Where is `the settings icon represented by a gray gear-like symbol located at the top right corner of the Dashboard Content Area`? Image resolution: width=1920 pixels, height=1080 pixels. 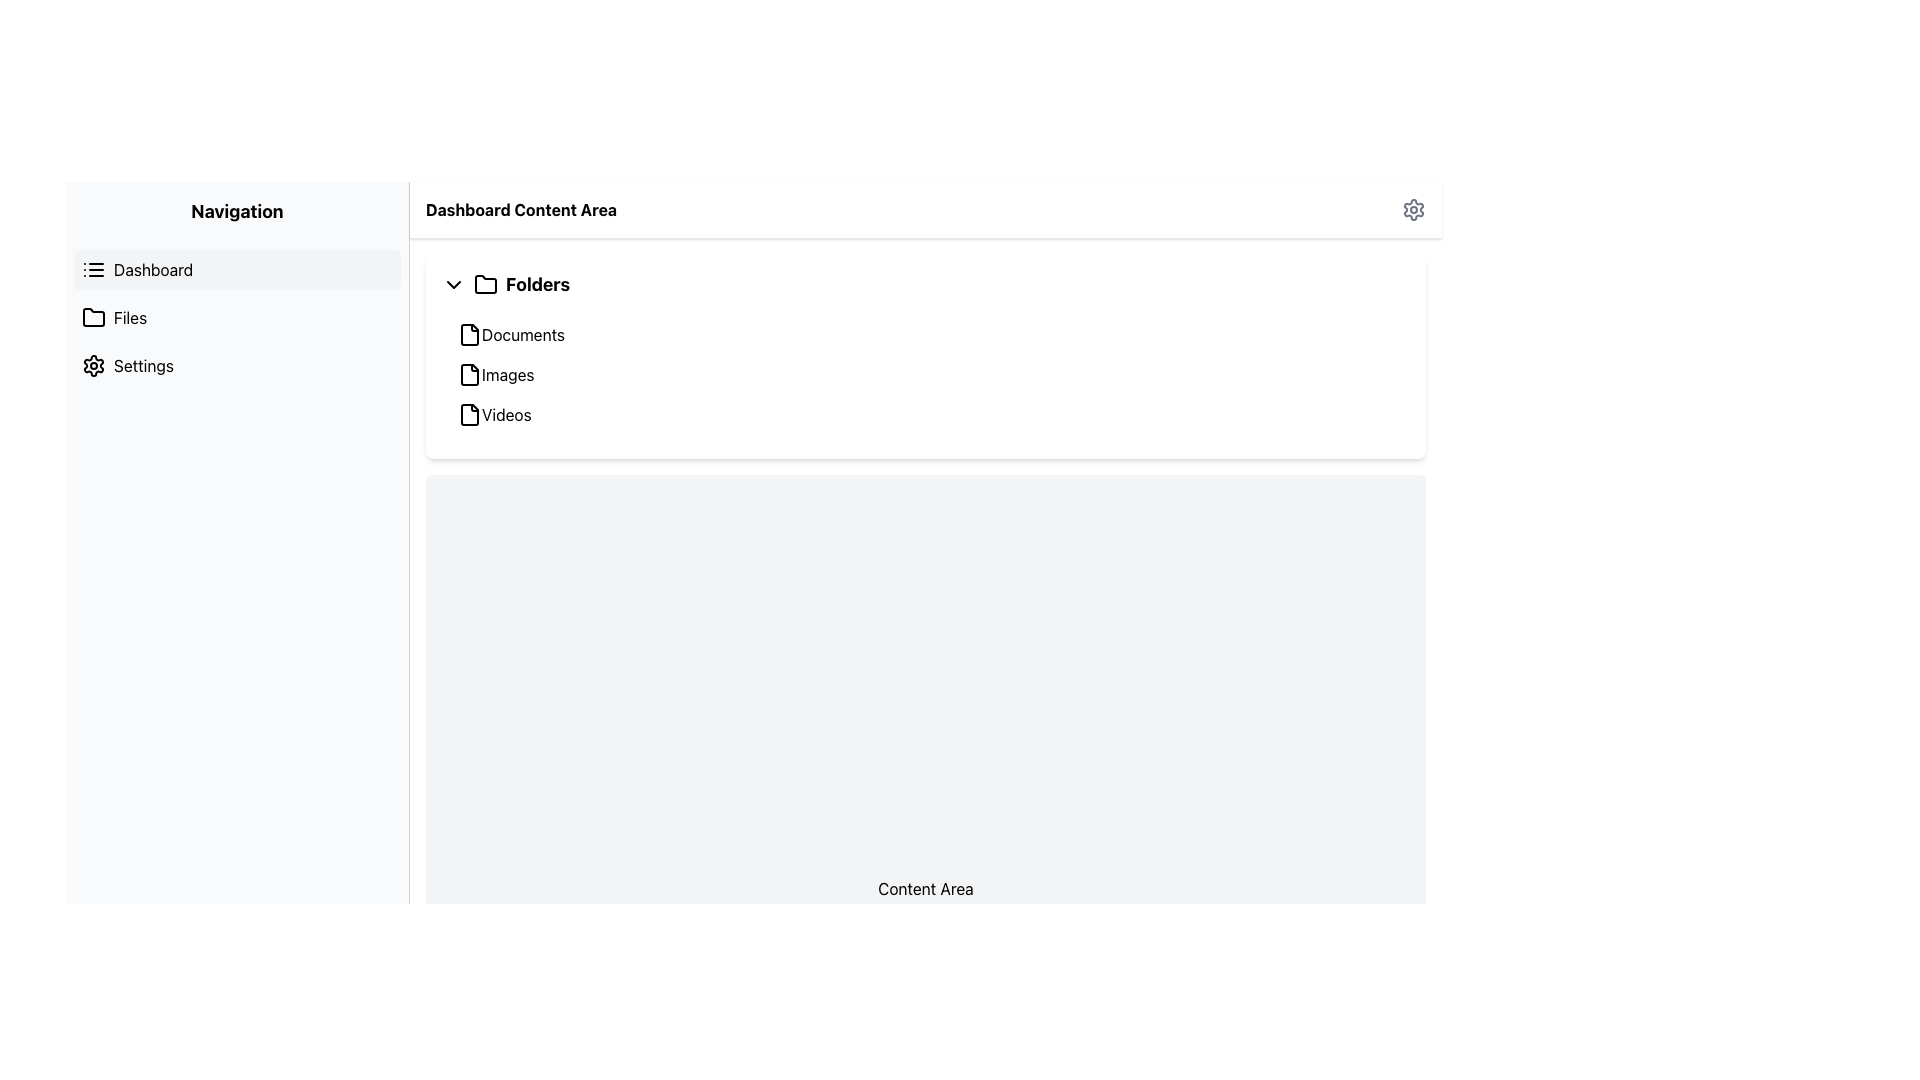
the settings icon represented by a gray gear-like symbol located at the top right corner of the Dashboard Content Area is located at coordinates (1413, 209).